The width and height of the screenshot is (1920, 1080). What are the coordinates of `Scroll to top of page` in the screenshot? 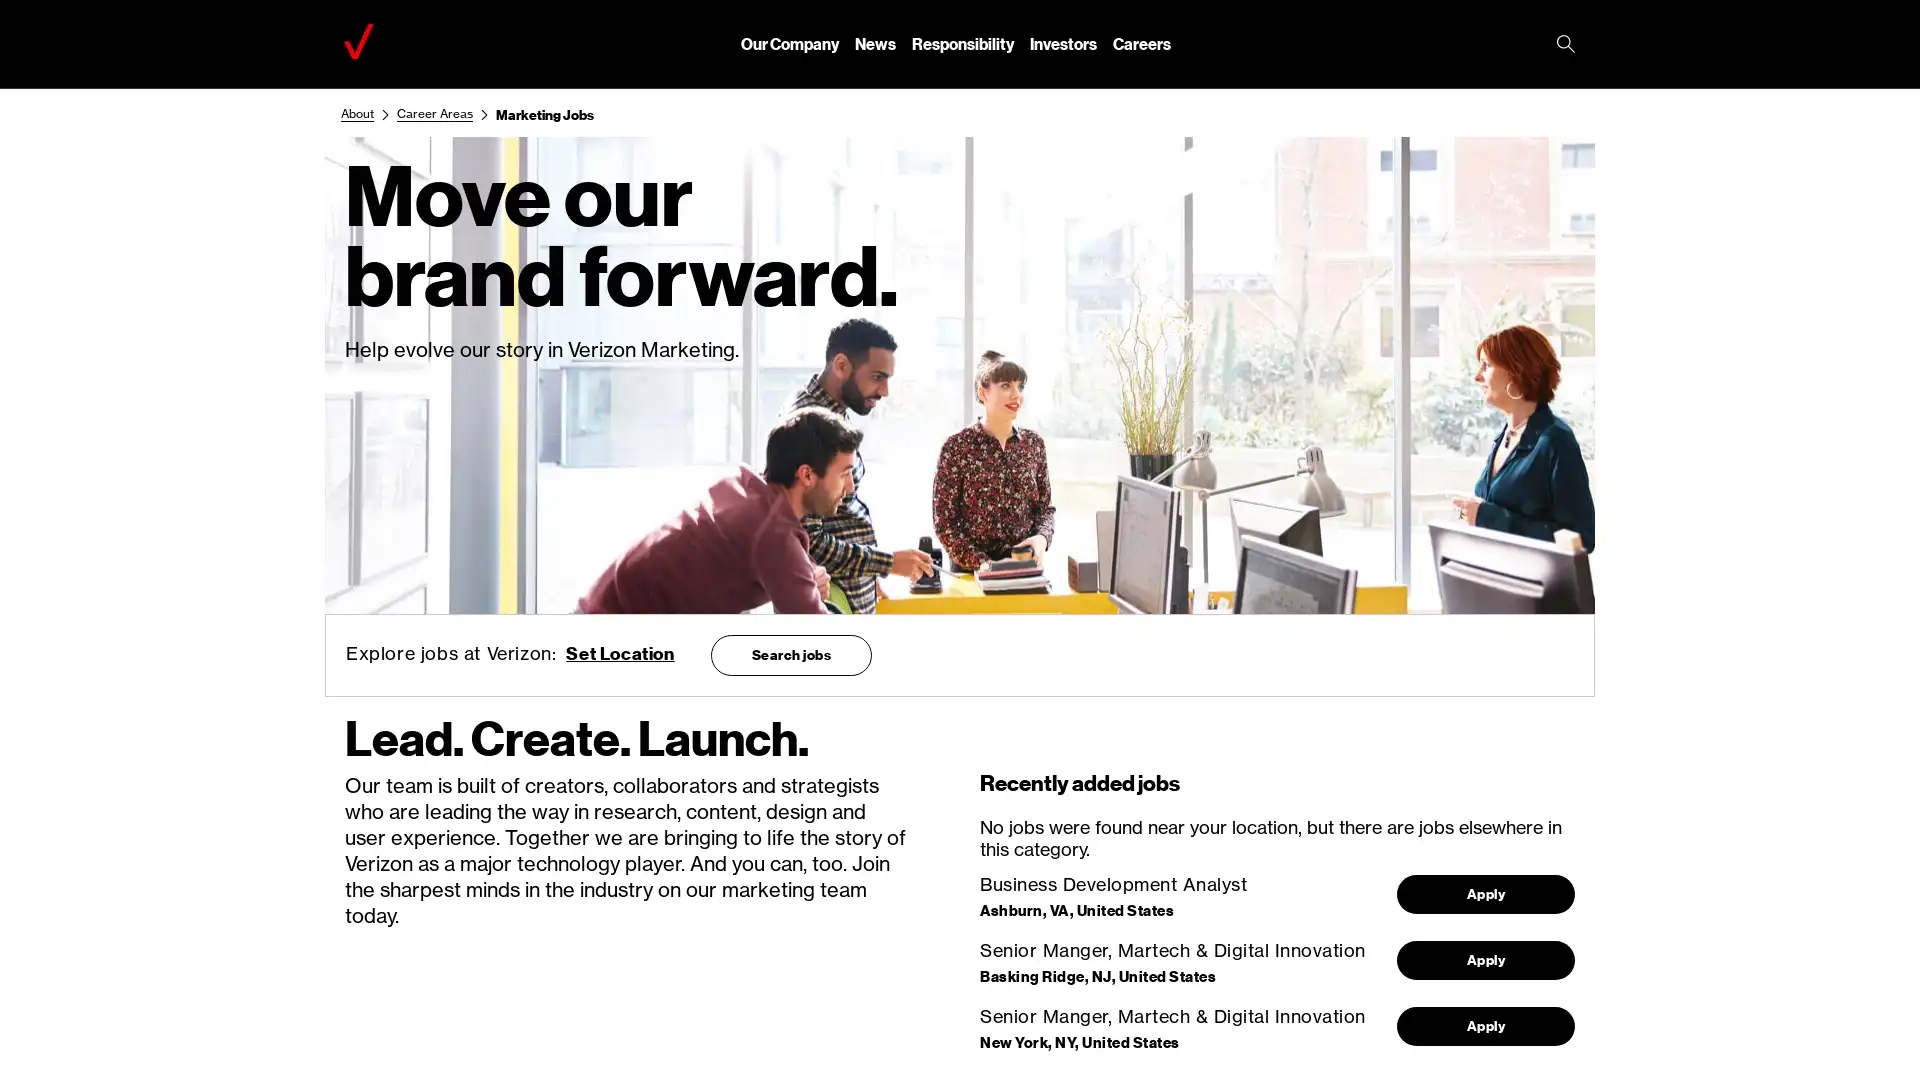 It's located at (1869, 1019).